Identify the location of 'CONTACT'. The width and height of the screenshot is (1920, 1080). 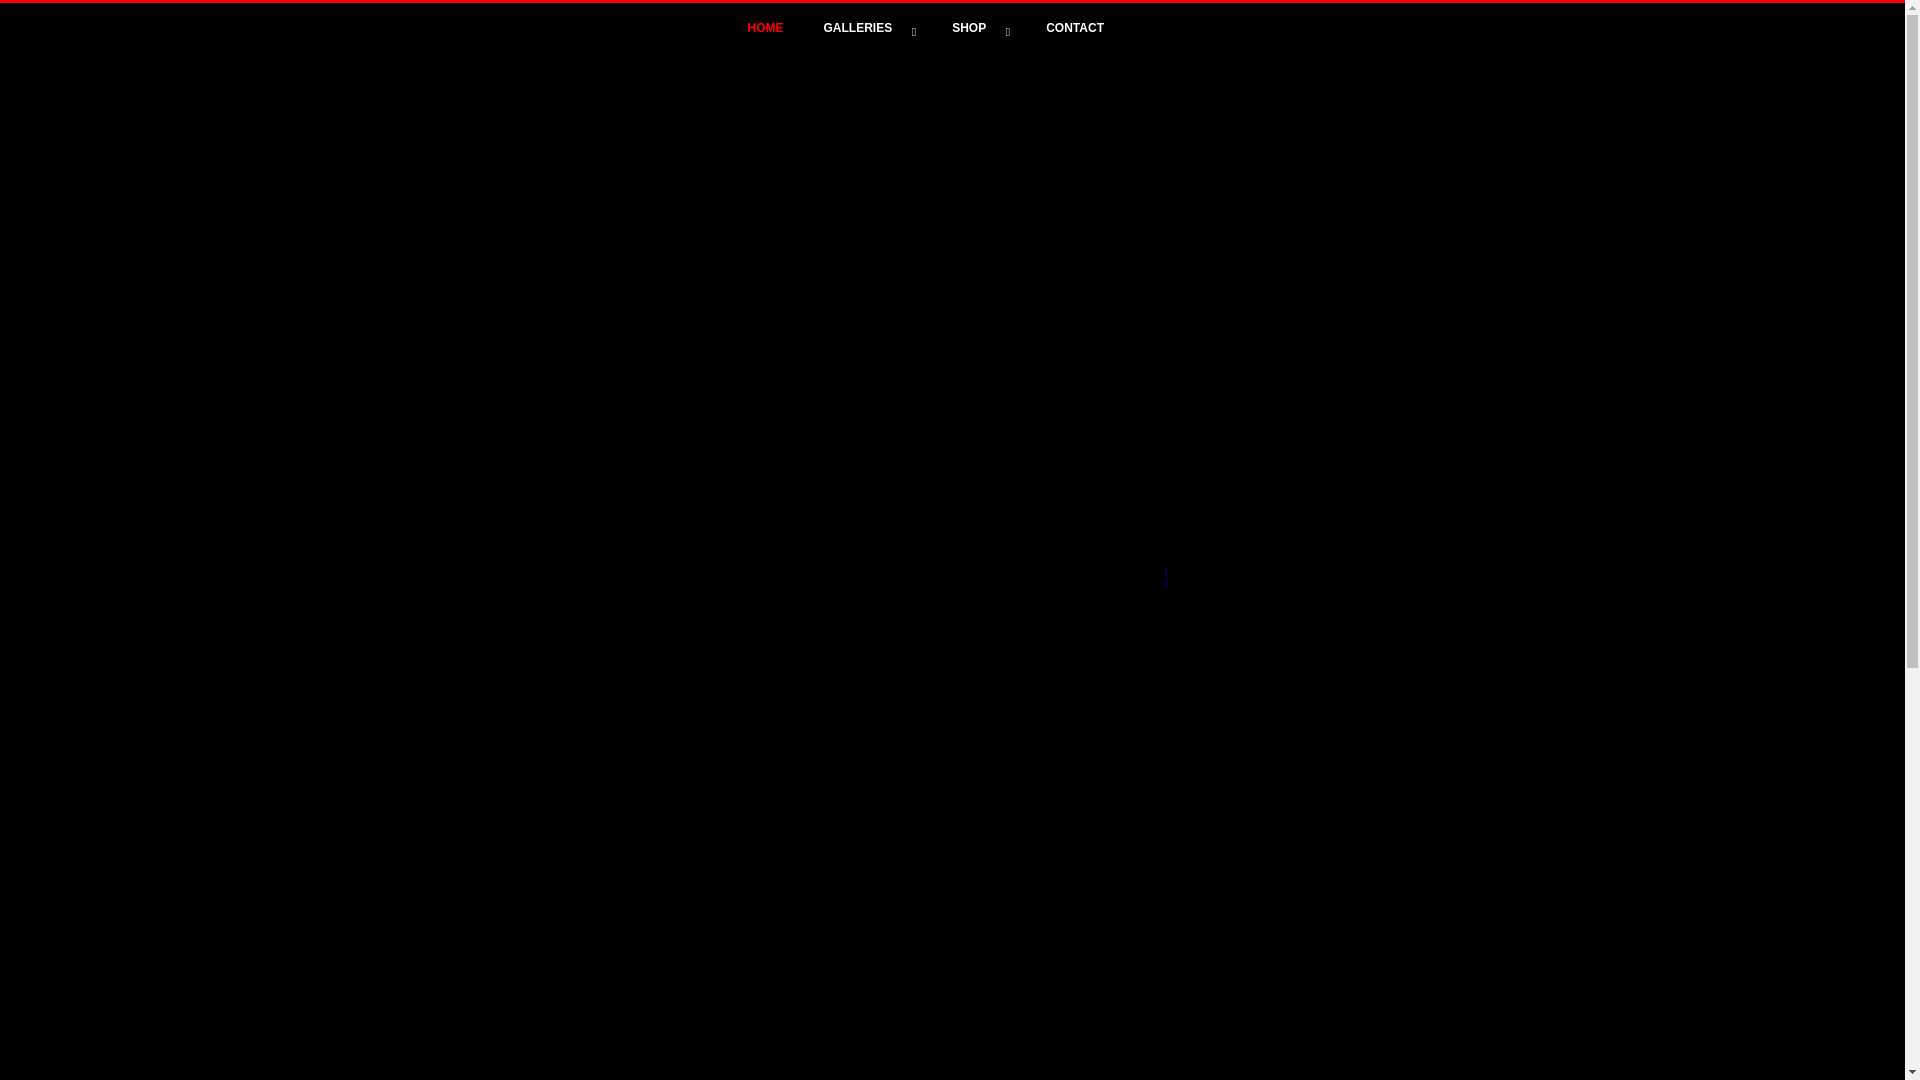
(1074, 27).